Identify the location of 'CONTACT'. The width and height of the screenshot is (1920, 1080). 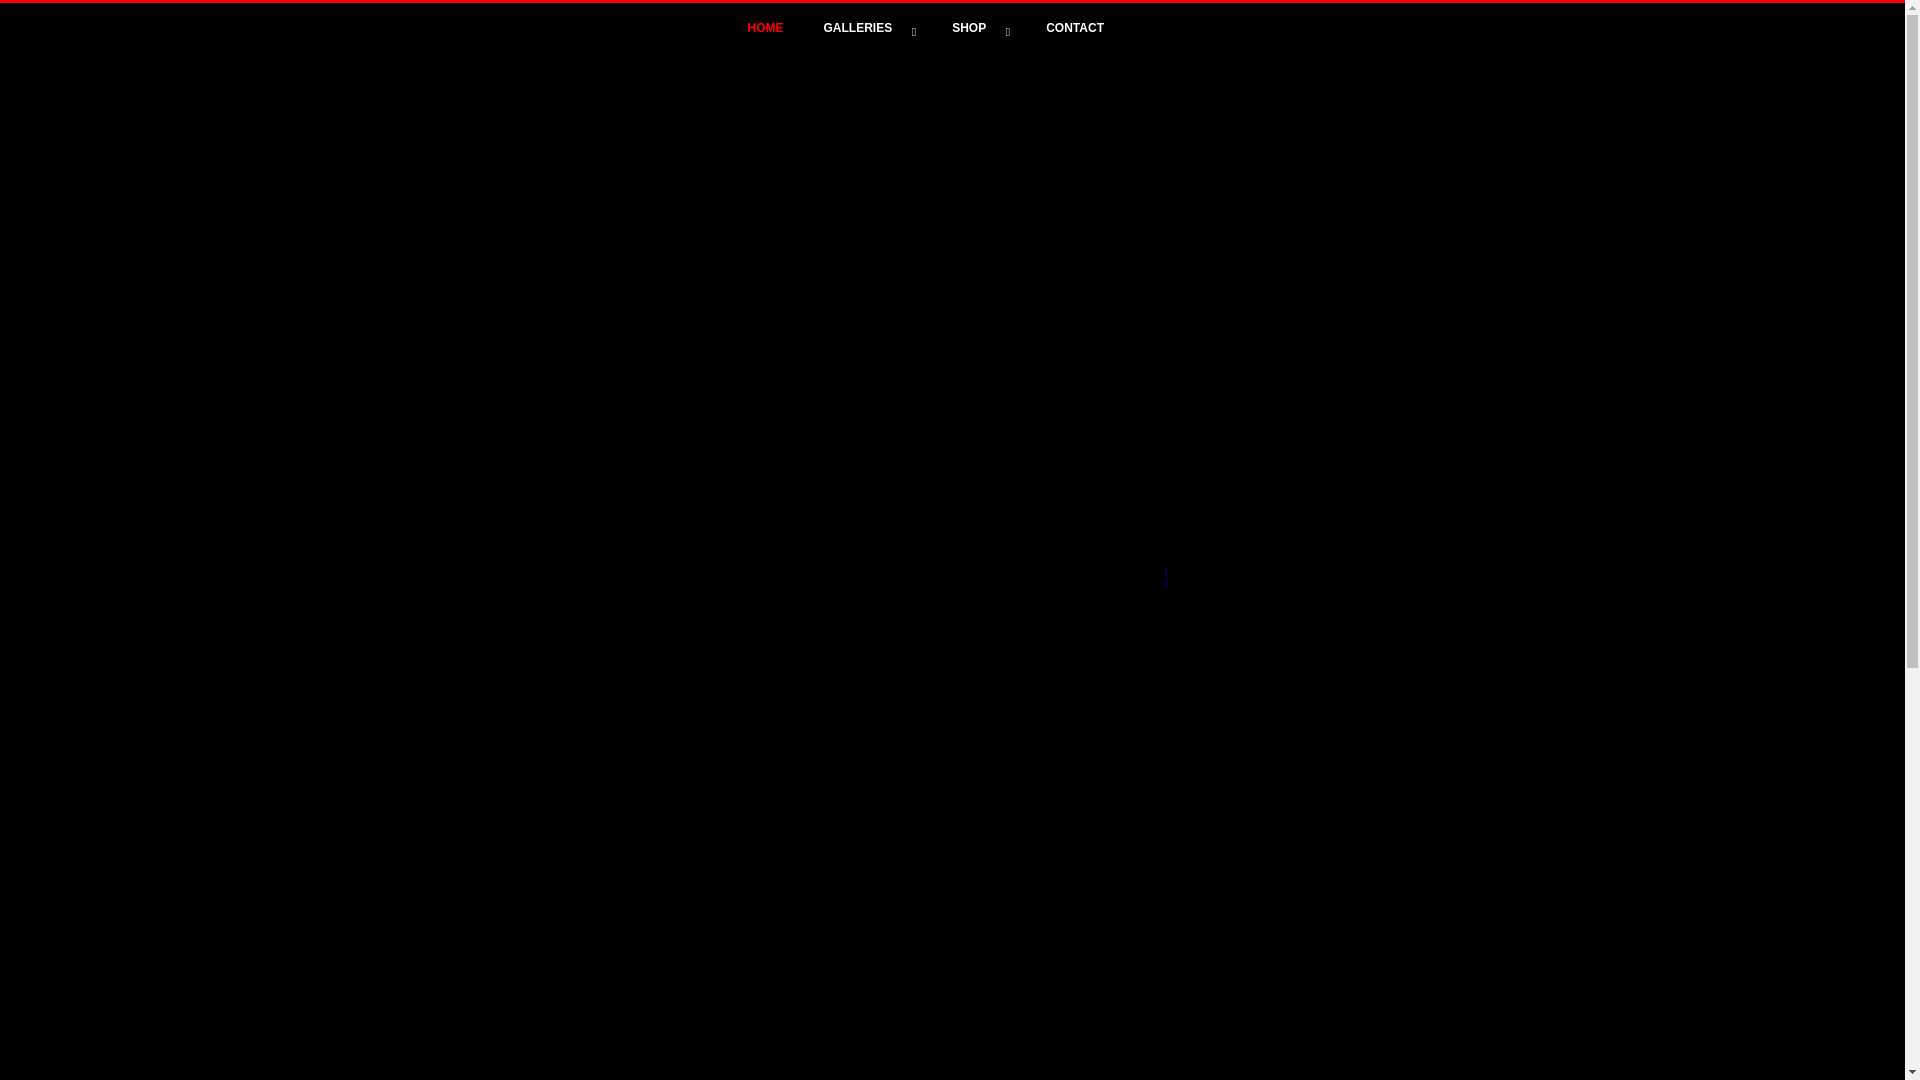
(1074, 27).